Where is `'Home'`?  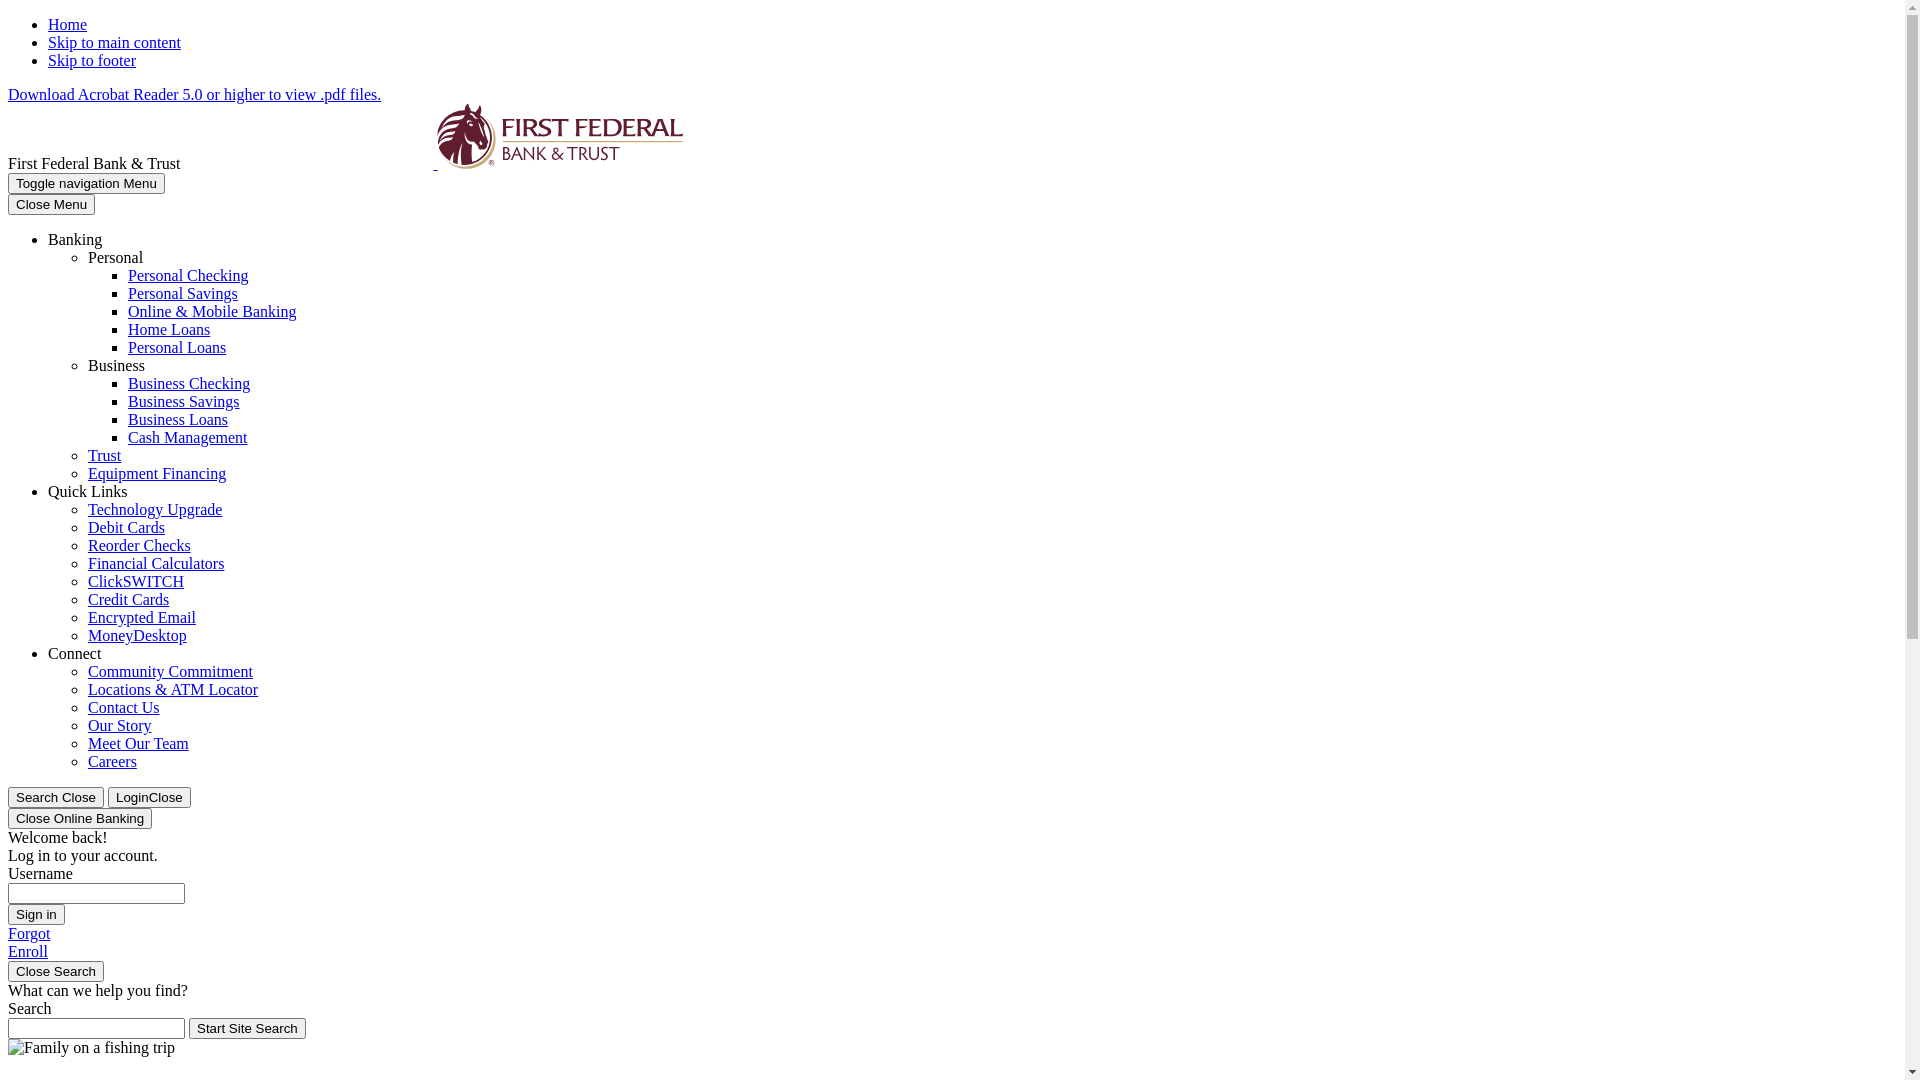 'Home' is located at coordinates (67, 24).